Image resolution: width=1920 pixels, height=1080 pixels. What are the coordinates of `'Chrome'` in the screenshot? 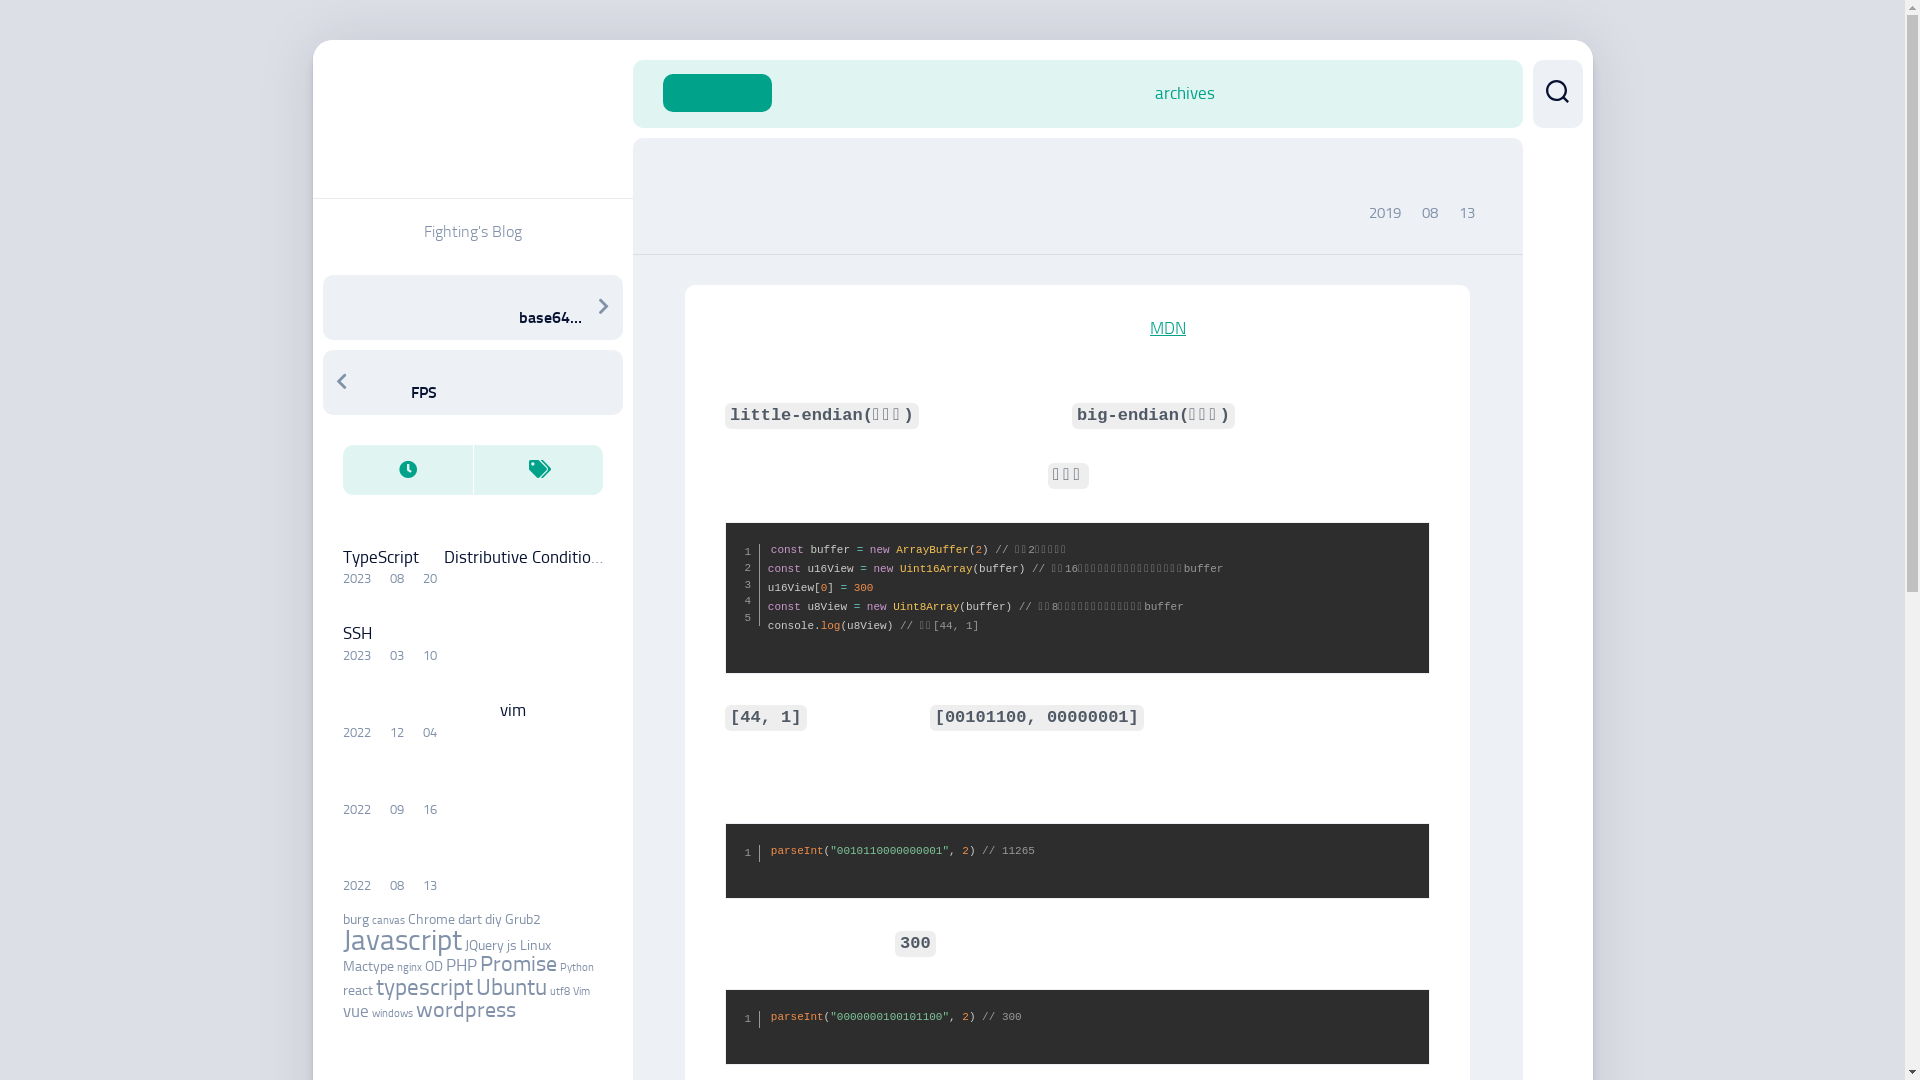 It's located at (407, 919).